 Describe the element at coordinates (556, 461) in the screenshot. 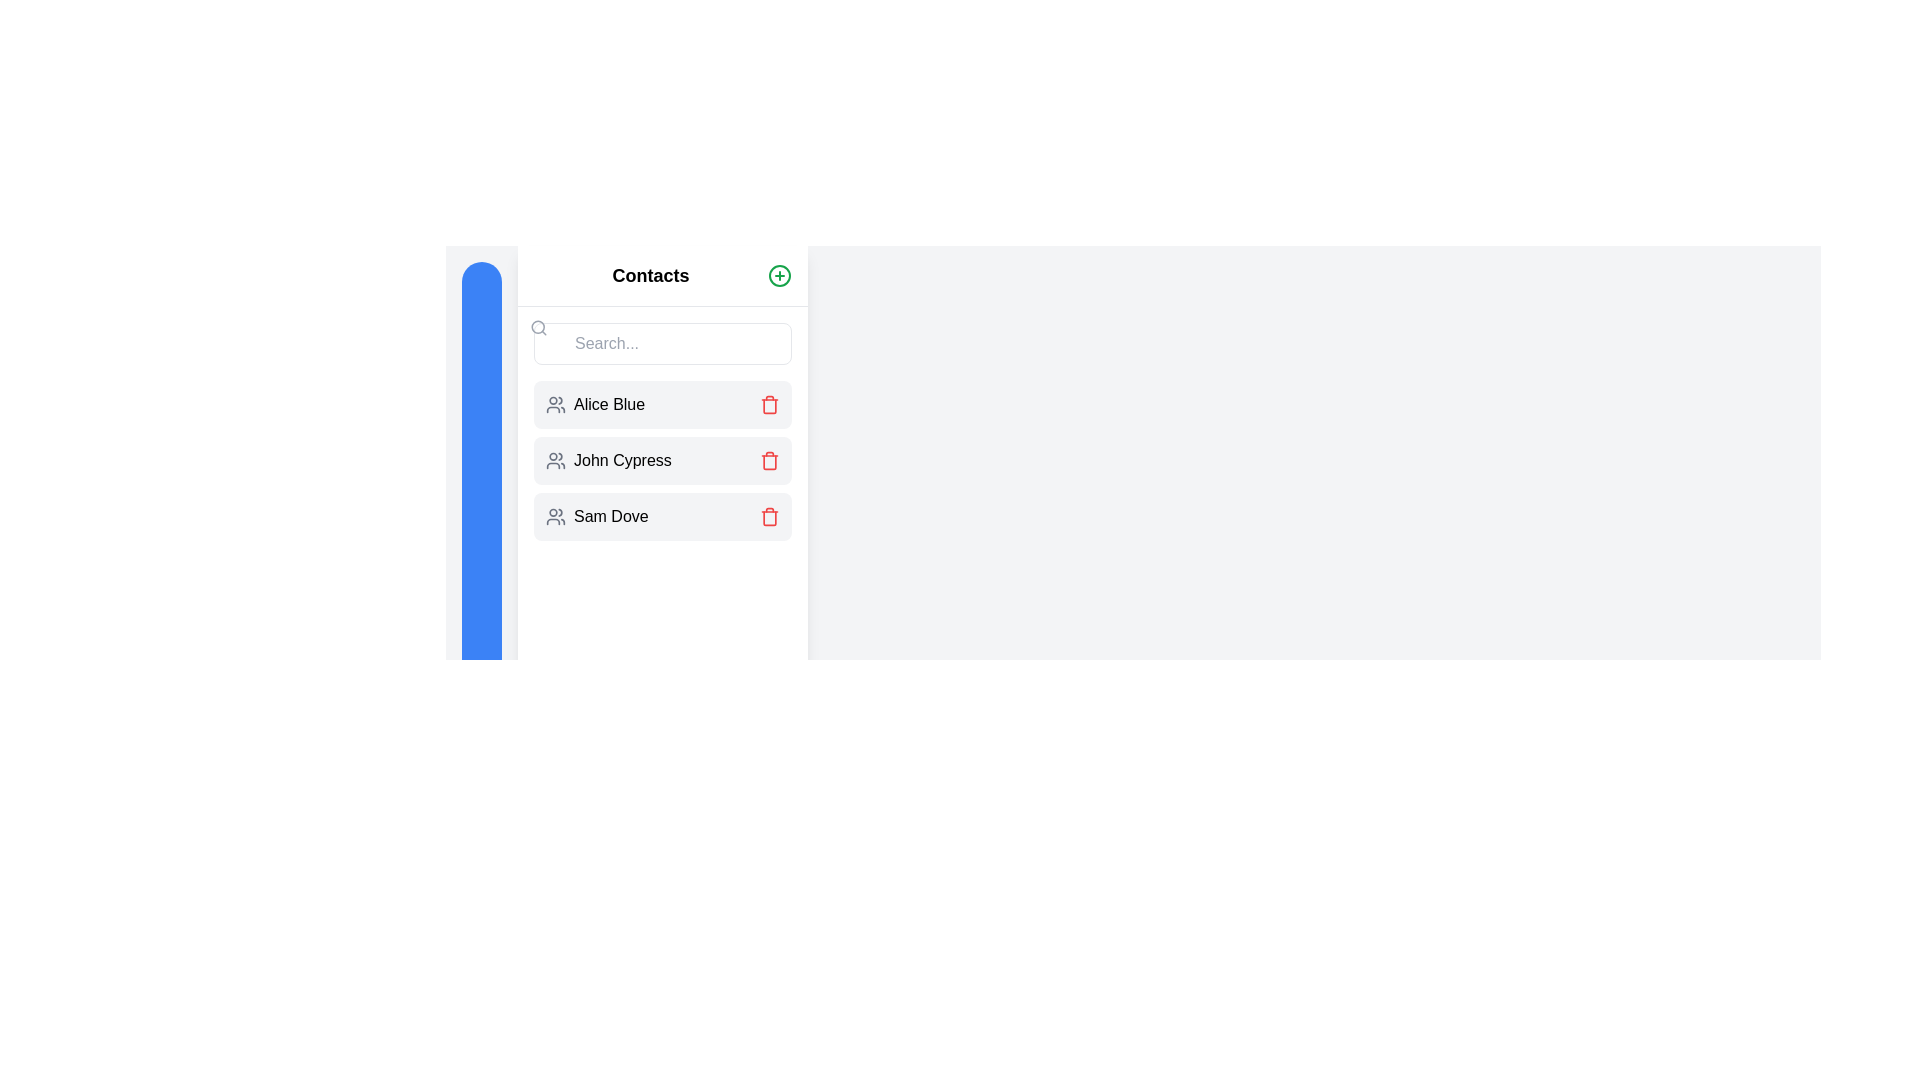

I see `the icon representing two abstract human figures, which is located on the left side of the contact entry row labeled 'John Cypress'` at that location.